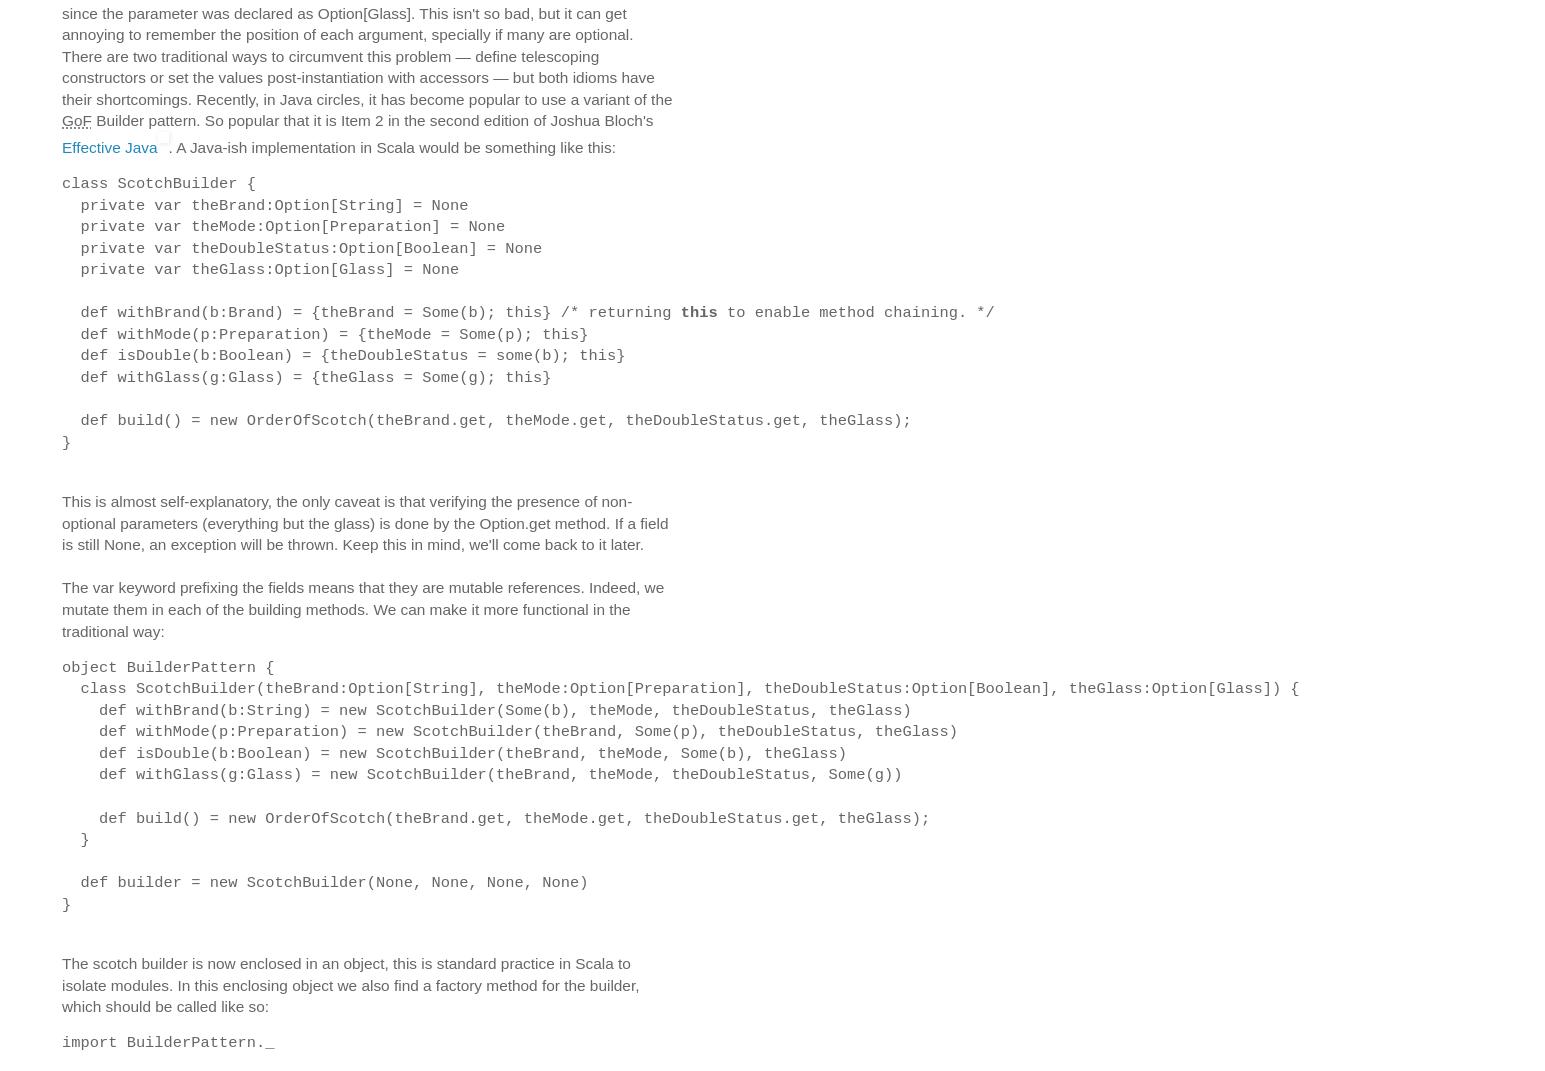  Describe the element at coordinates (306, 376) in the screenshot. I see `'def withGlass(g:Glass) = {theGlass = Some(g); this}'` at that location.